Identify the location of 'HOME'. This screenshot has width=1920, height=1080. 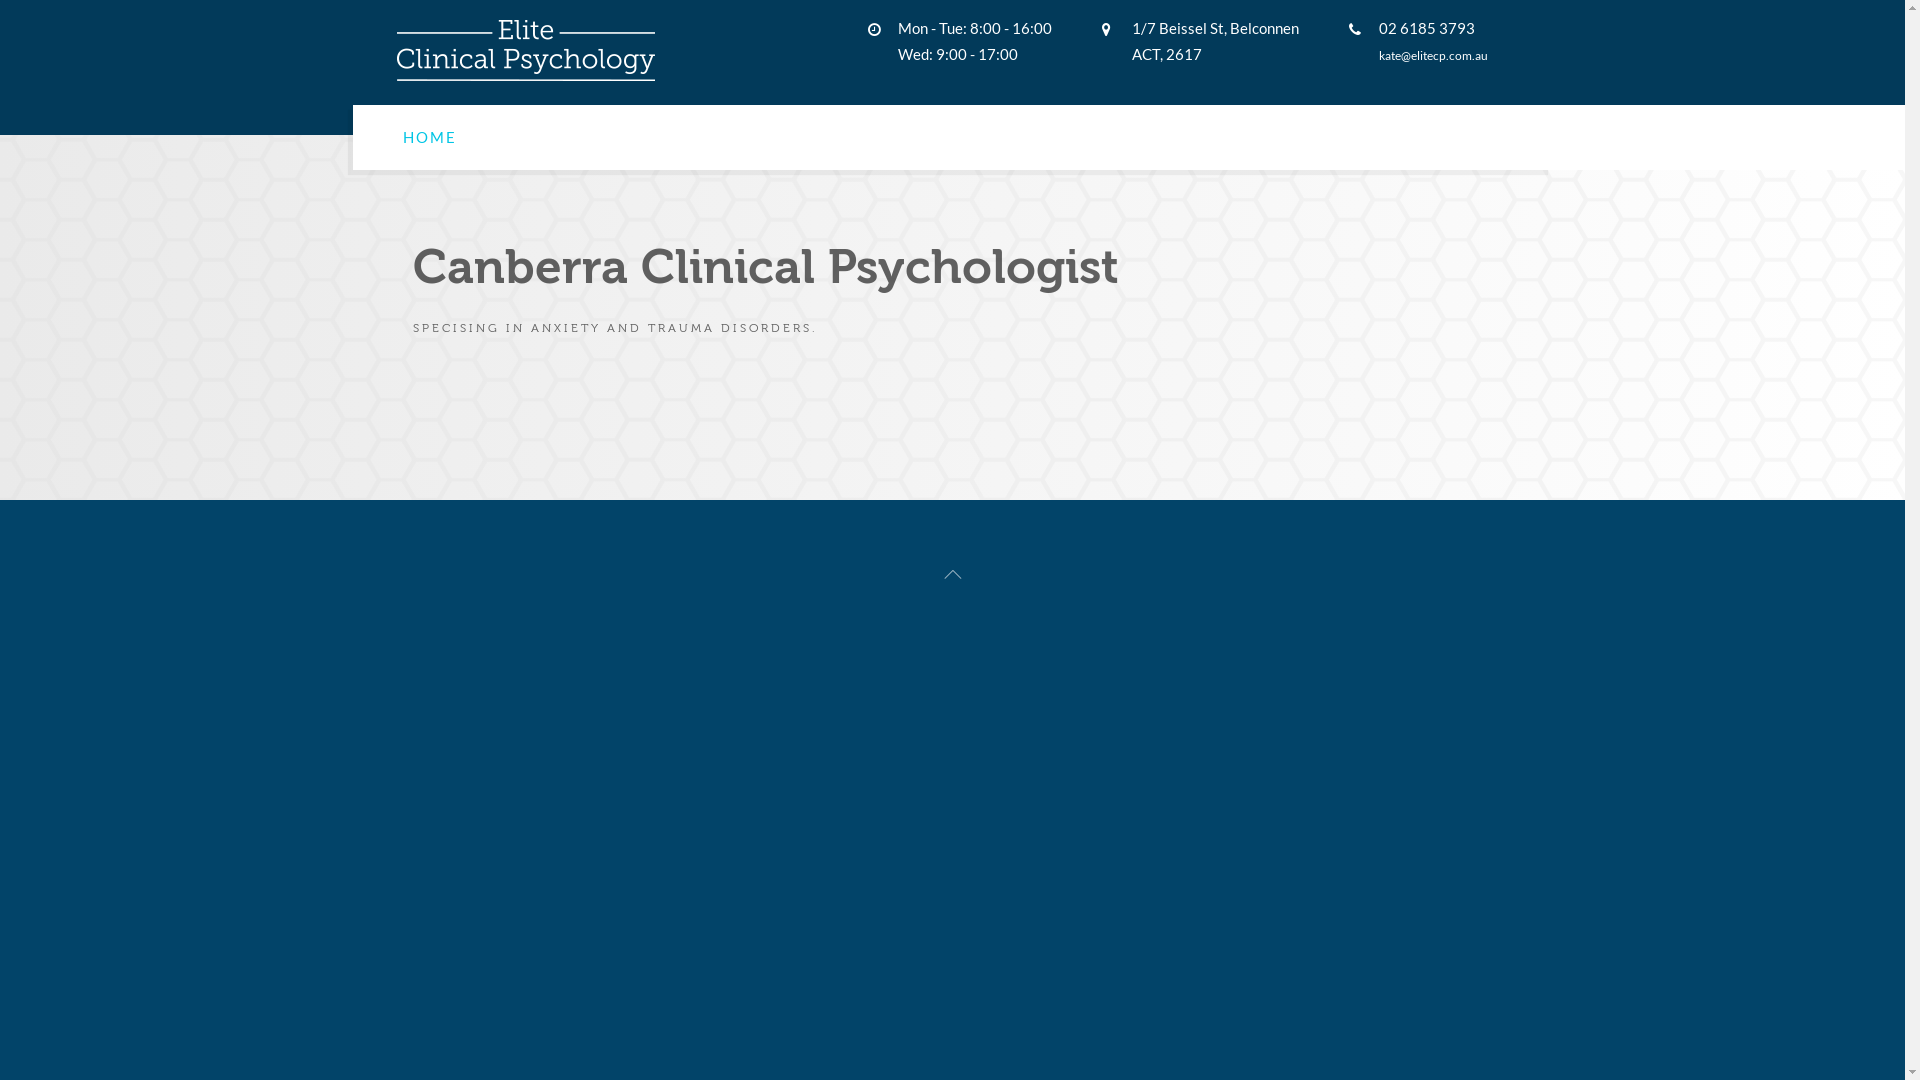
(427, 136).